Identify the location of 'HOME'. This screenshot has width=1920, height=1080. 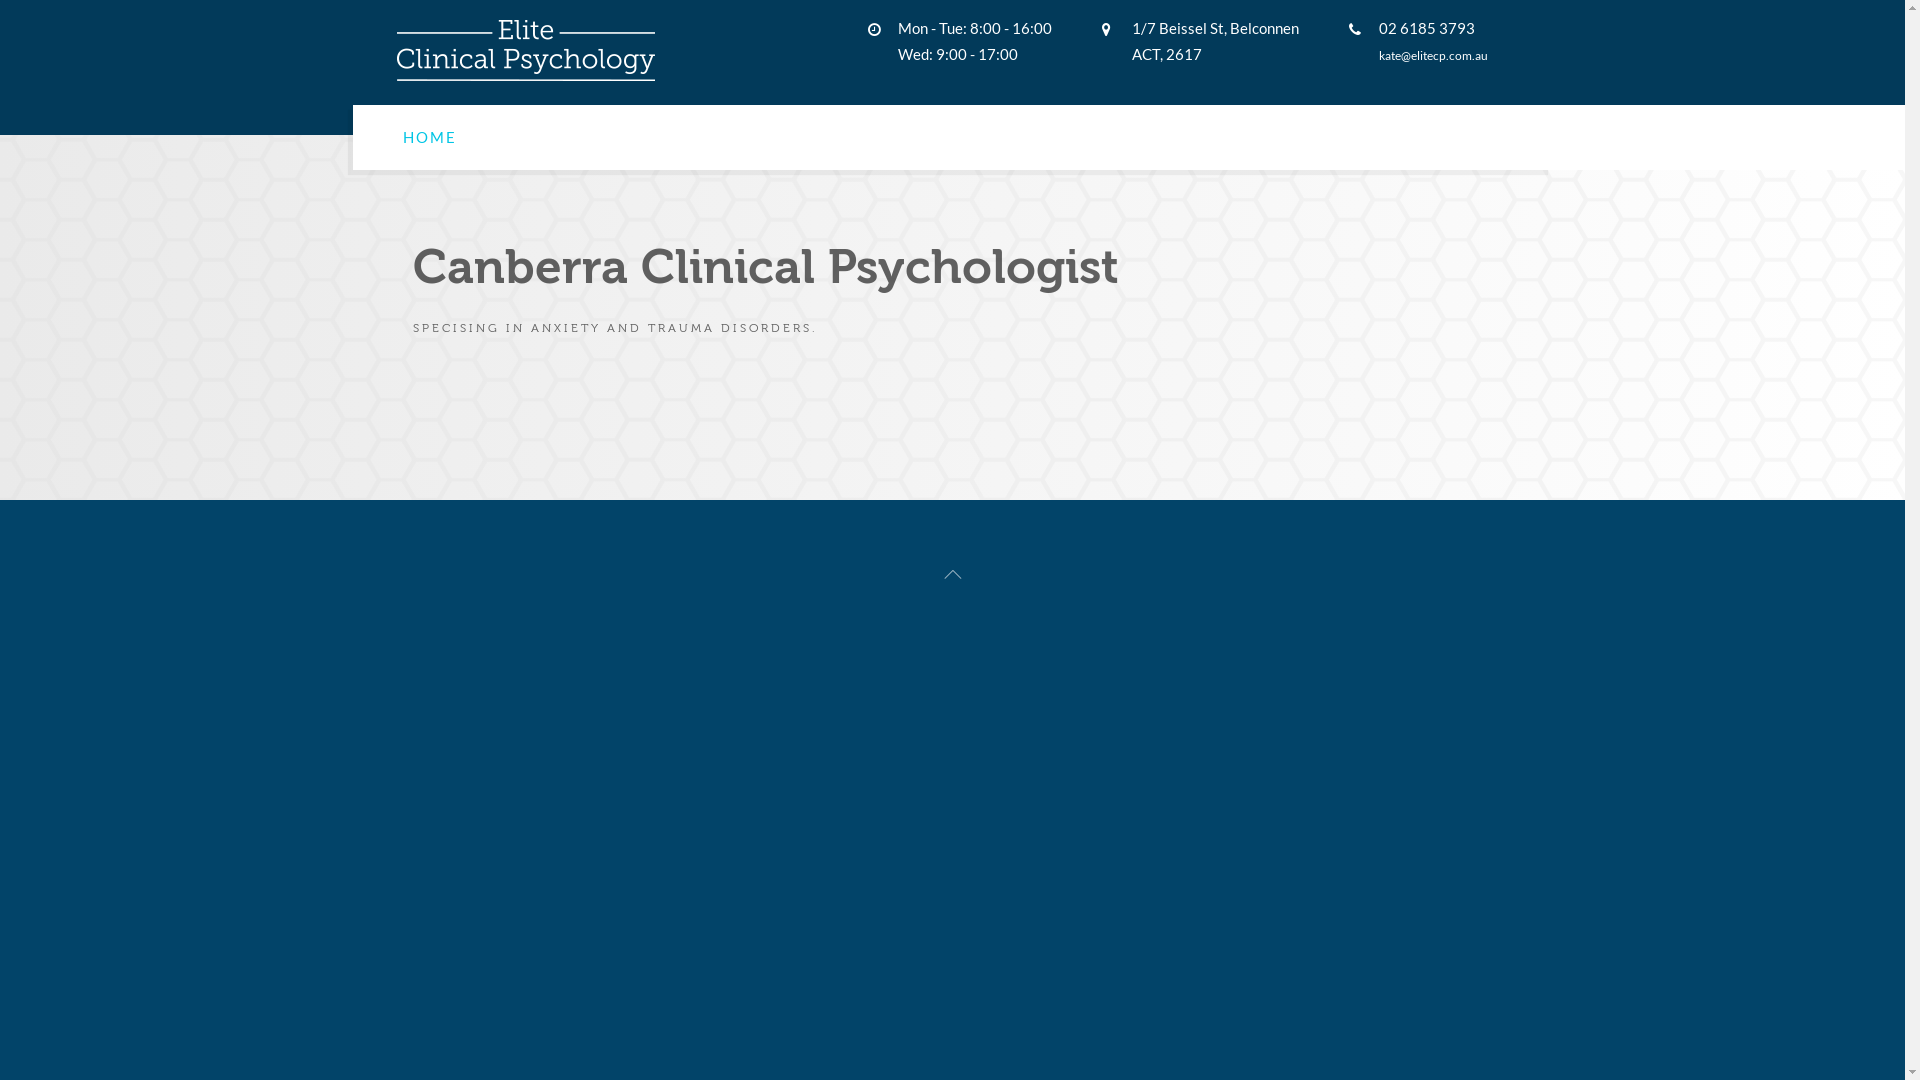
(427, 136).